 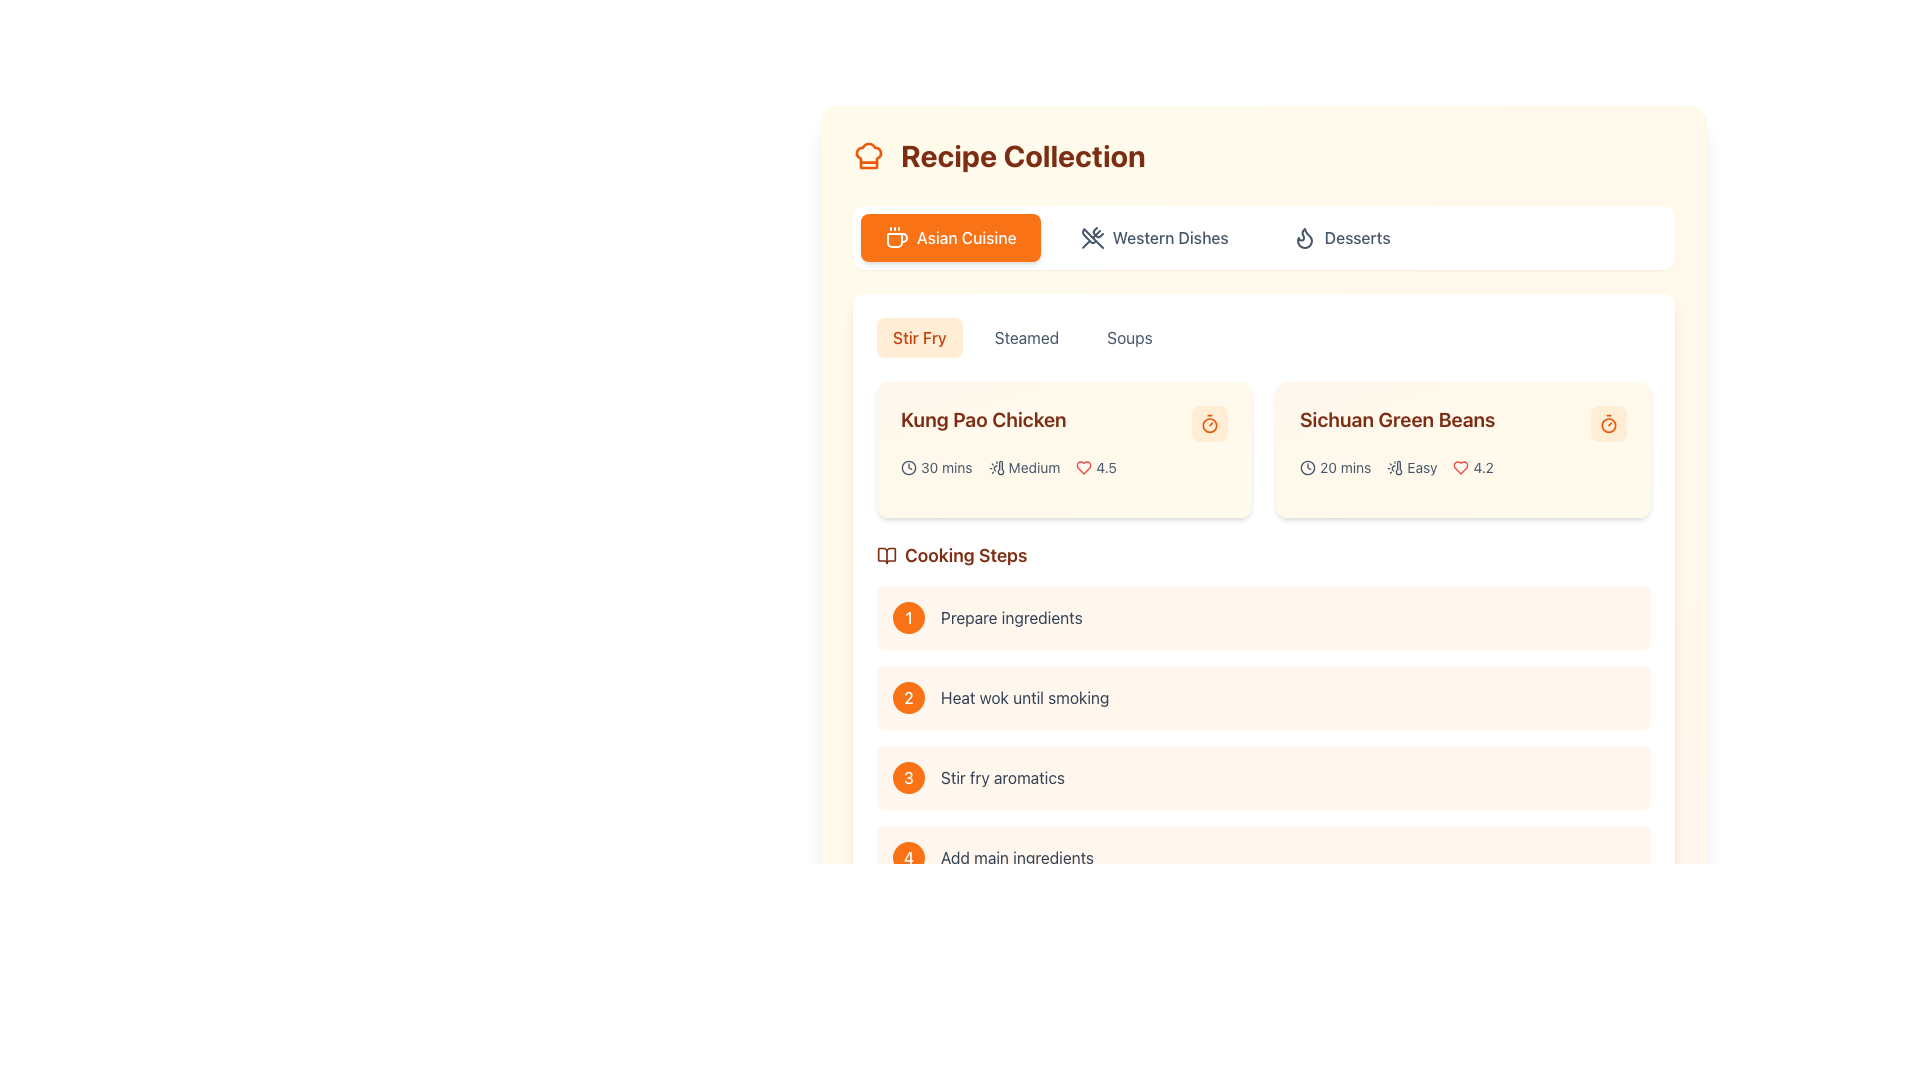 What do you see at coordinates (918, 337) in the screenshot?
I see `the 'Stir Fry' button, which is a pill-shaped component located in the top left section of the recipe interface` at bounding box center [918, 337].